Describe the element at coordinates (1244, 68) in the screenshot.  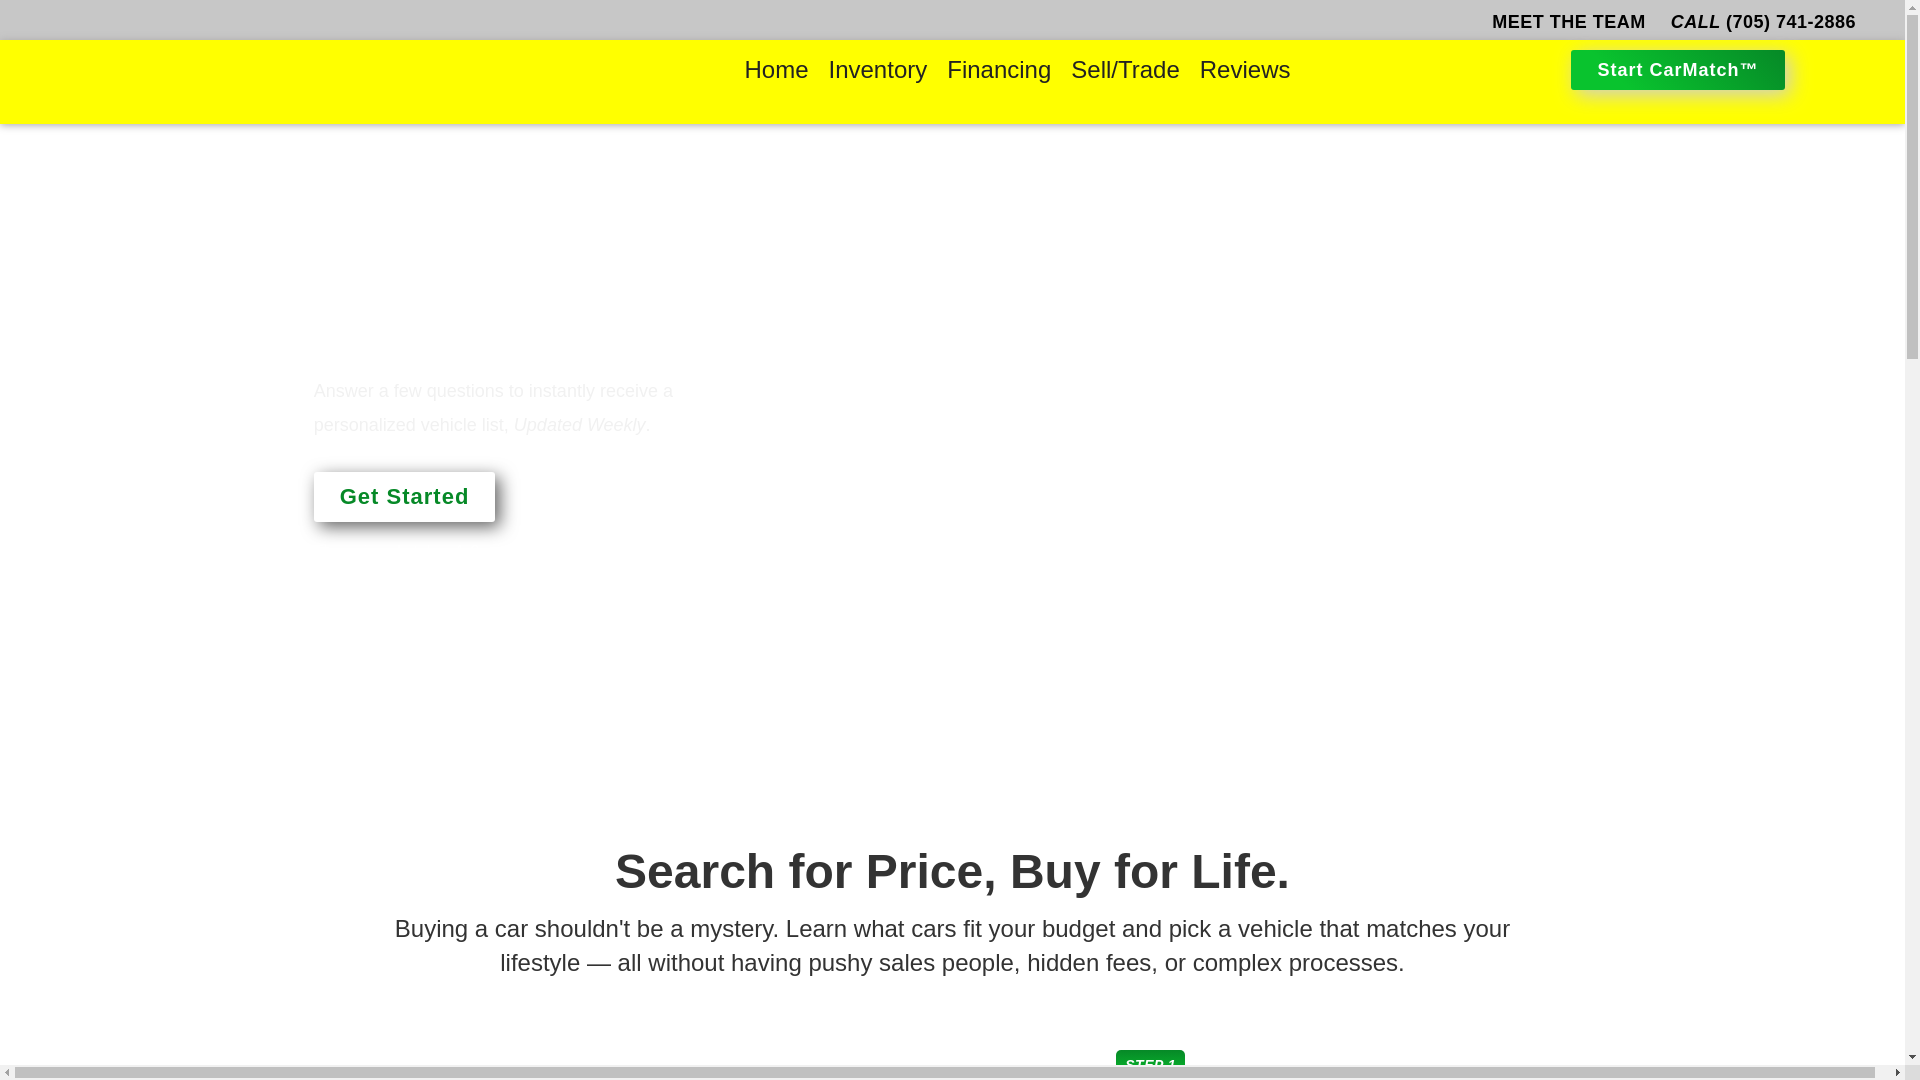
I see `'Reviews'` at that location.